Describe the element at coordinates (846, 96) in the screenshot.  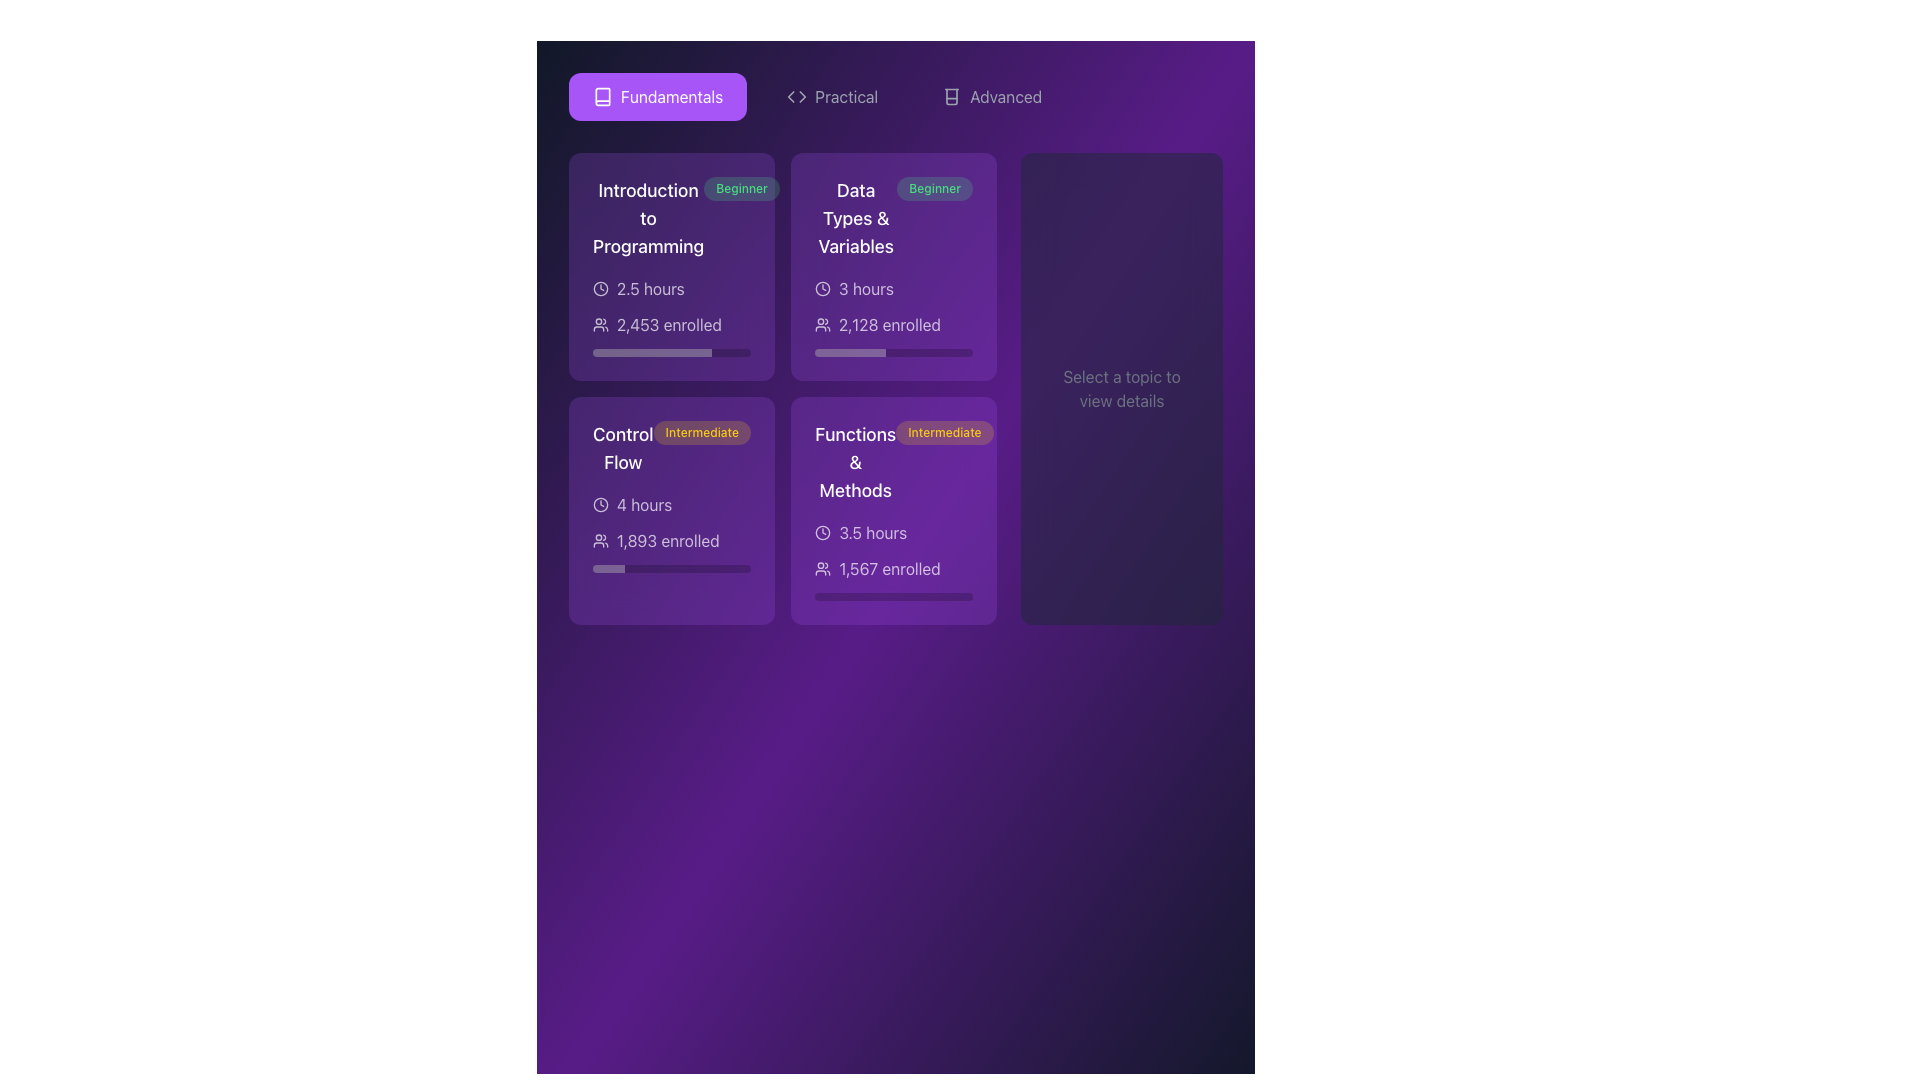
I see `the navigation link labeled 'Practical' located at the top center of the interface` at that location.